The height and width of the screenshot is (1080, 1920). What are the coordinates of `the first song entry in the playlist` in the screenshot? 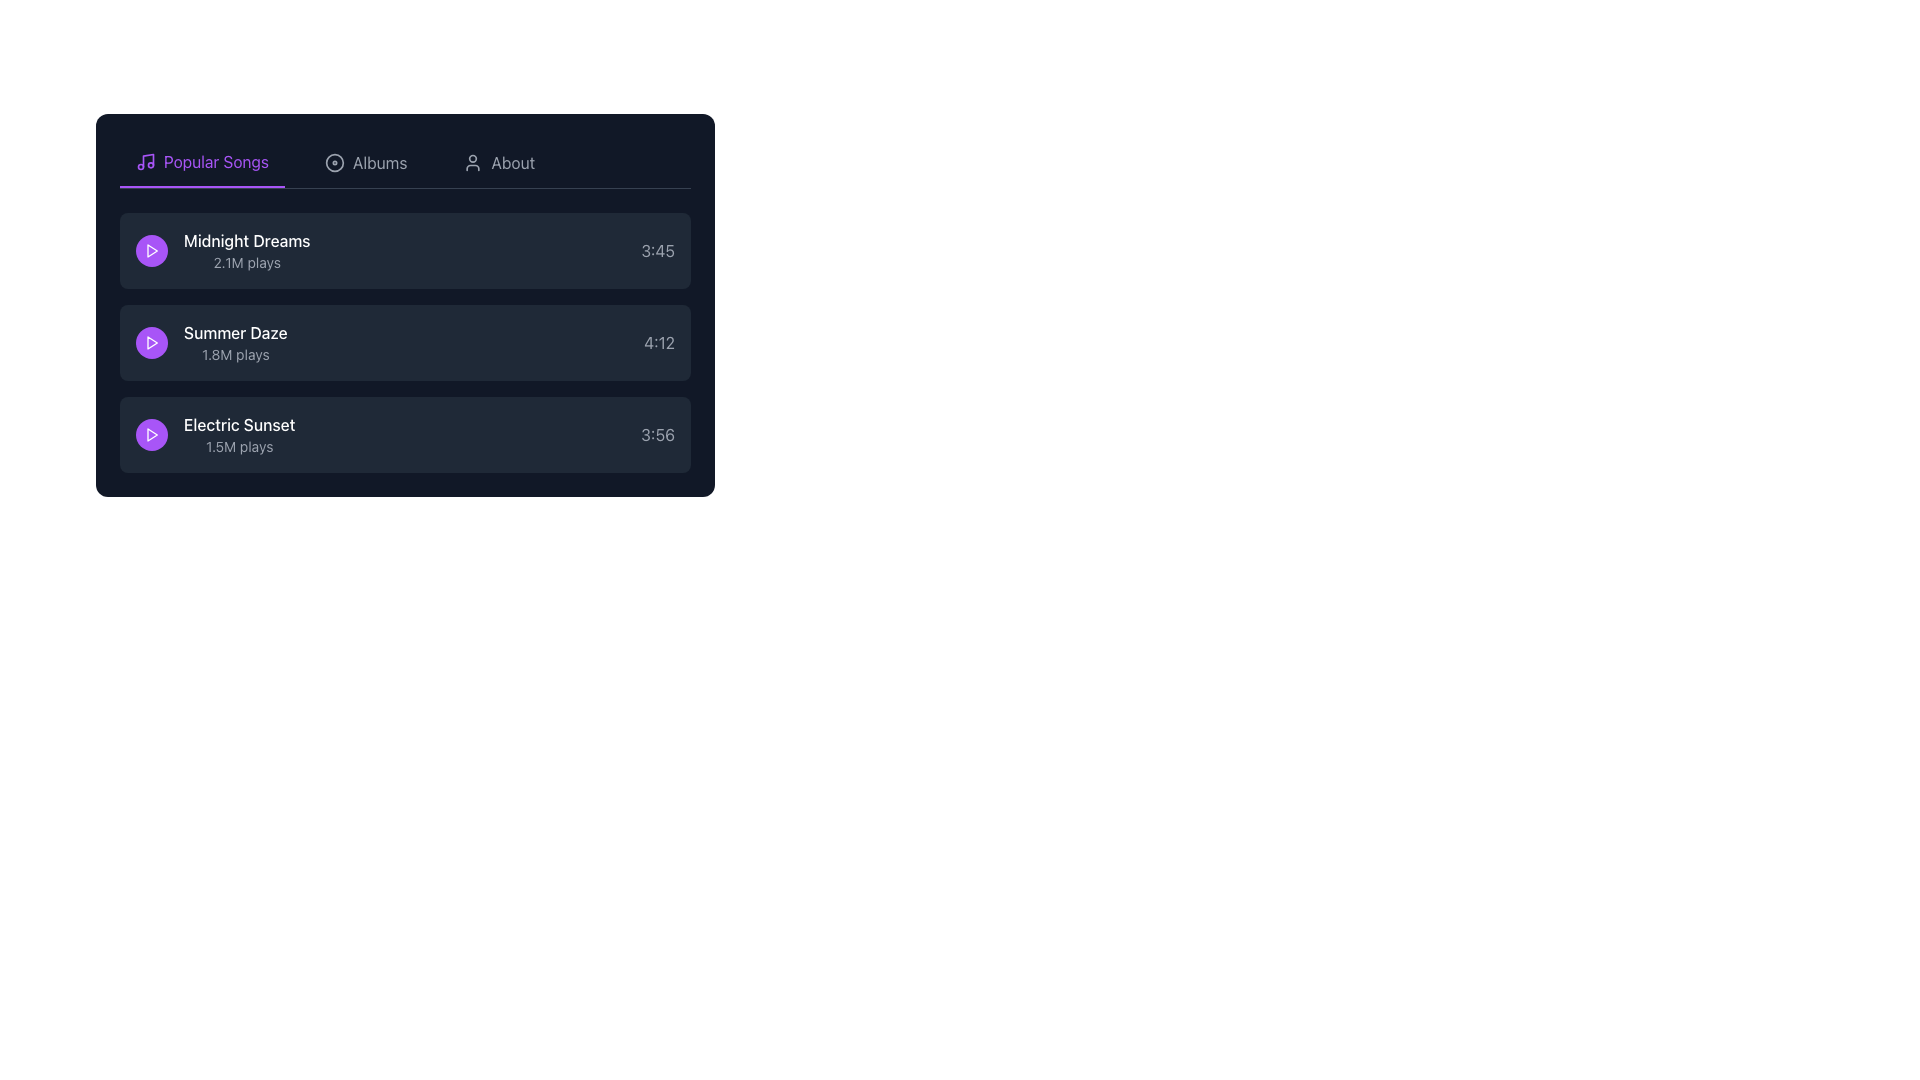 It's located at (404, 249).